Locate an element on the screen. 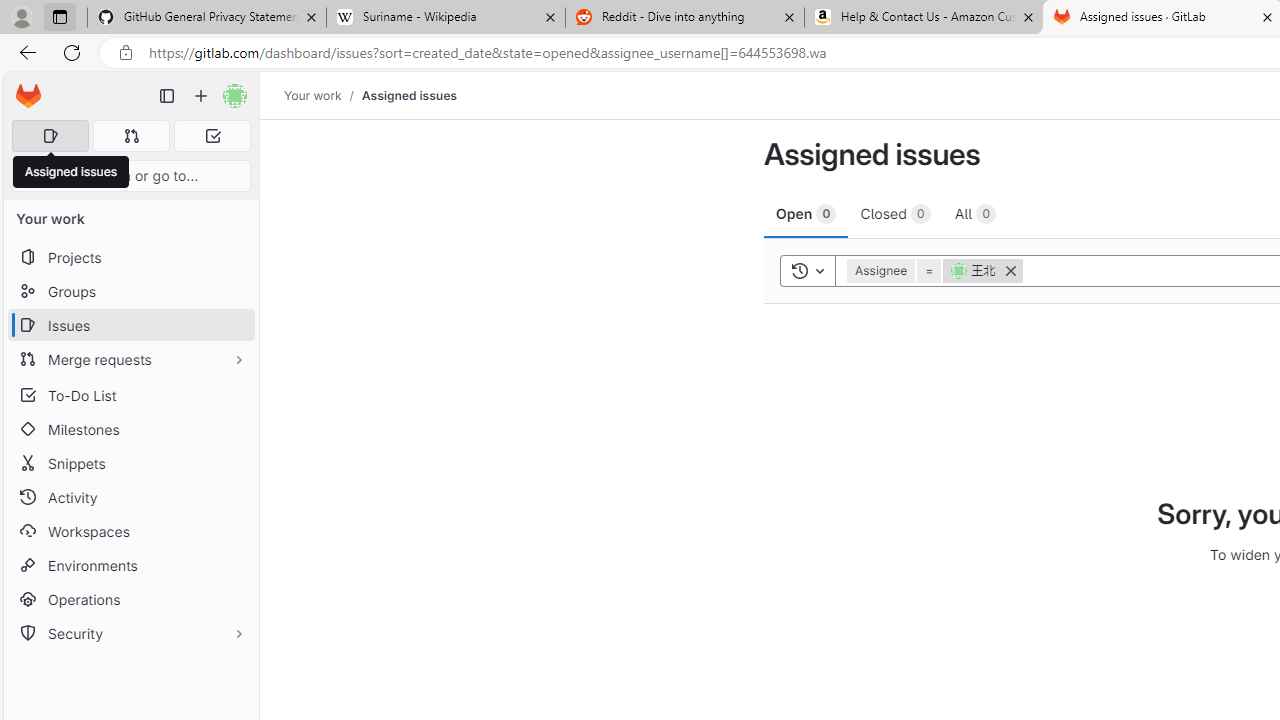 The width and height of the screenshot is (1280, 720). 'Your work' is located at coordinates (311, 95).